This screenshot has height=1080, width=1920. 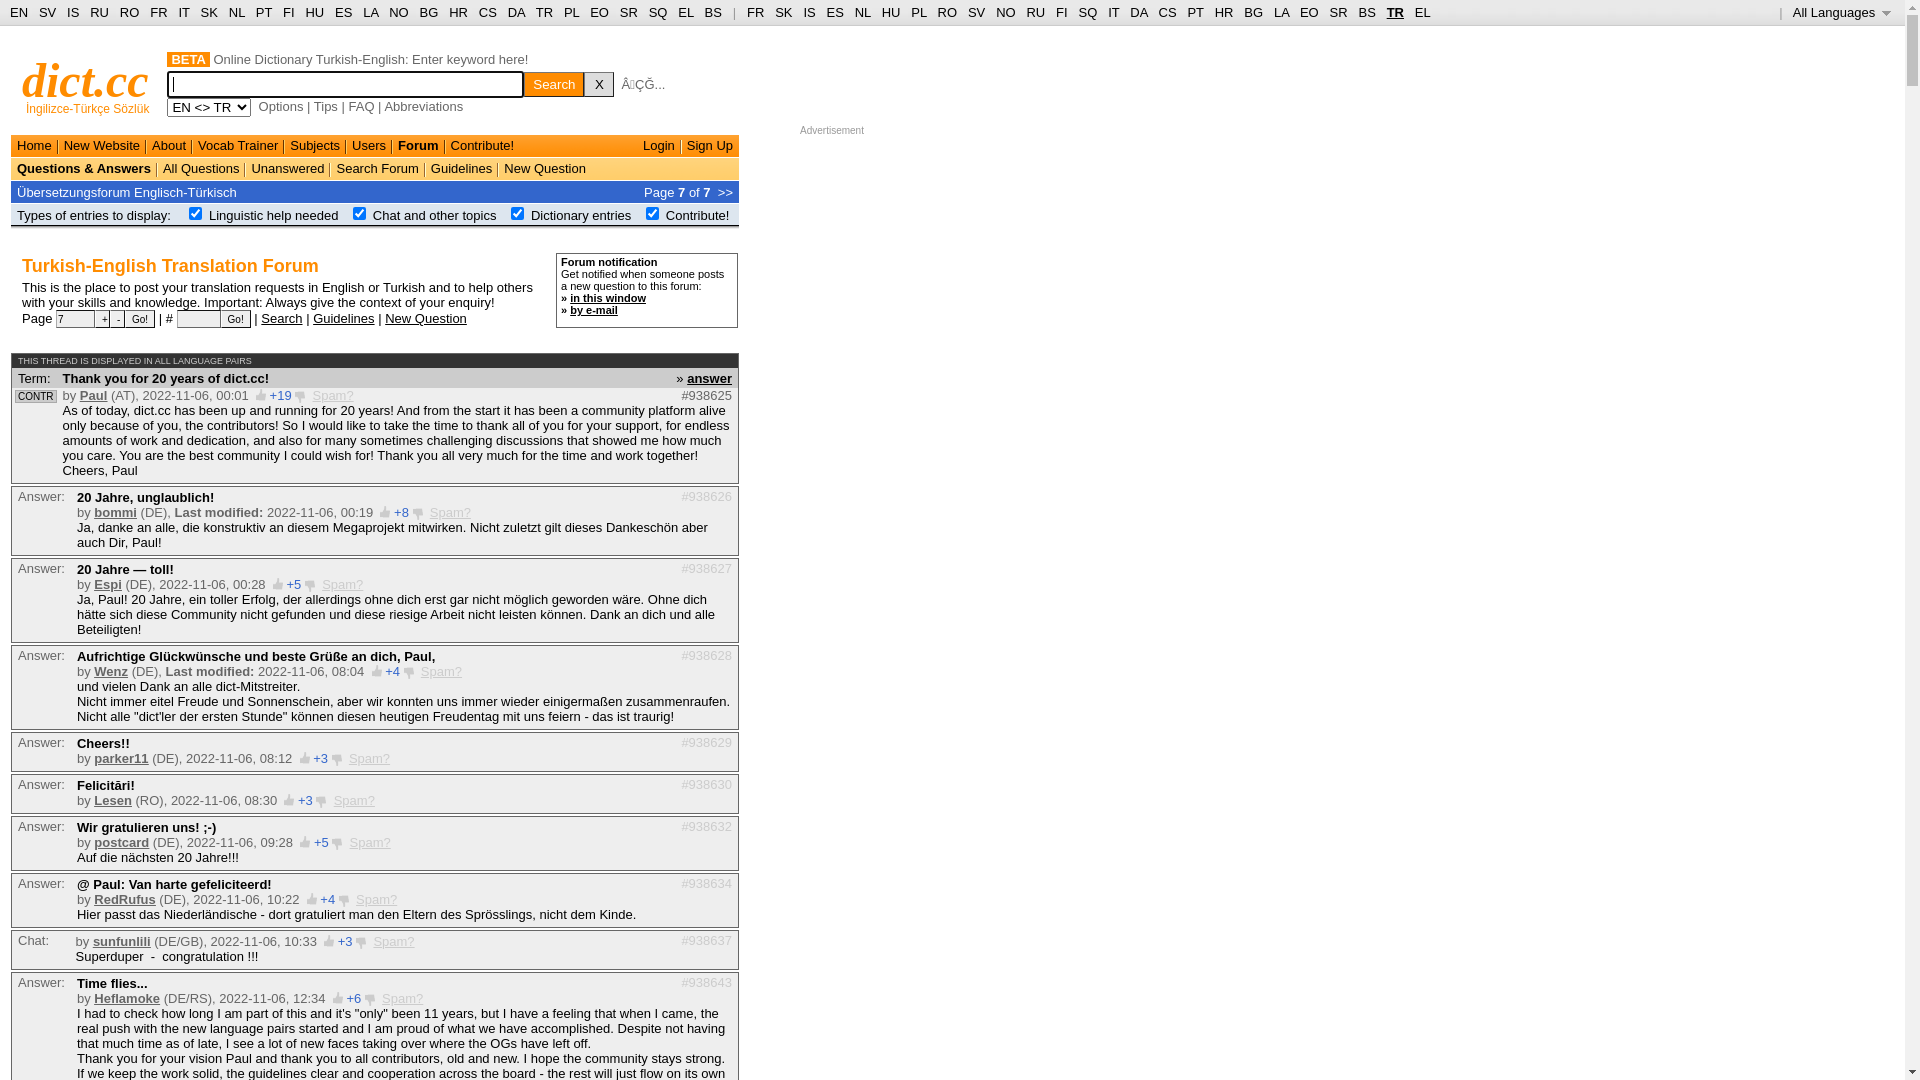 I want to click on 'Spam?', so click(x=342, y=584).